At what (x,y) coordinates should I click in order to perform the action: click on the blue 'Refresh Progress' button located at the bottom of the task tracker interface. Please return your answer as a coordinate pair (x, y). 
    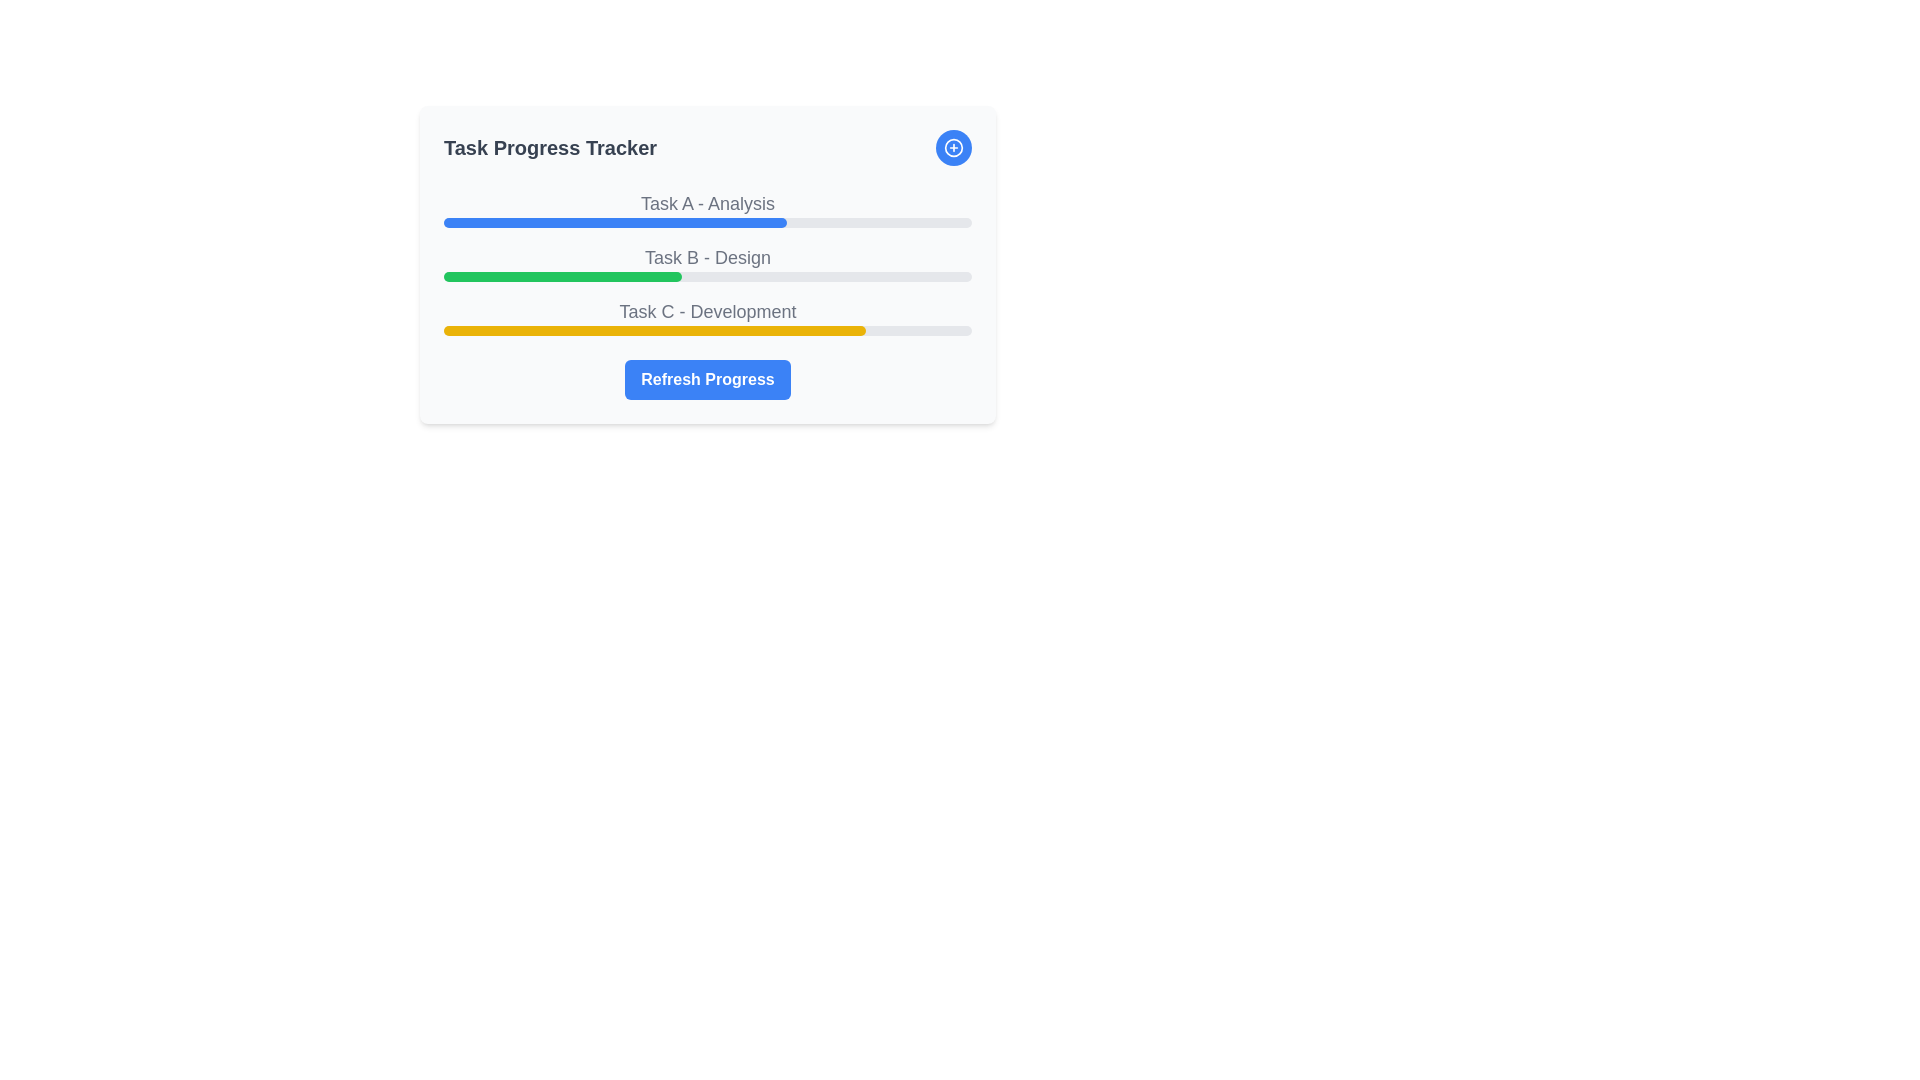
    Looking at the image, I should click on (708, 380).